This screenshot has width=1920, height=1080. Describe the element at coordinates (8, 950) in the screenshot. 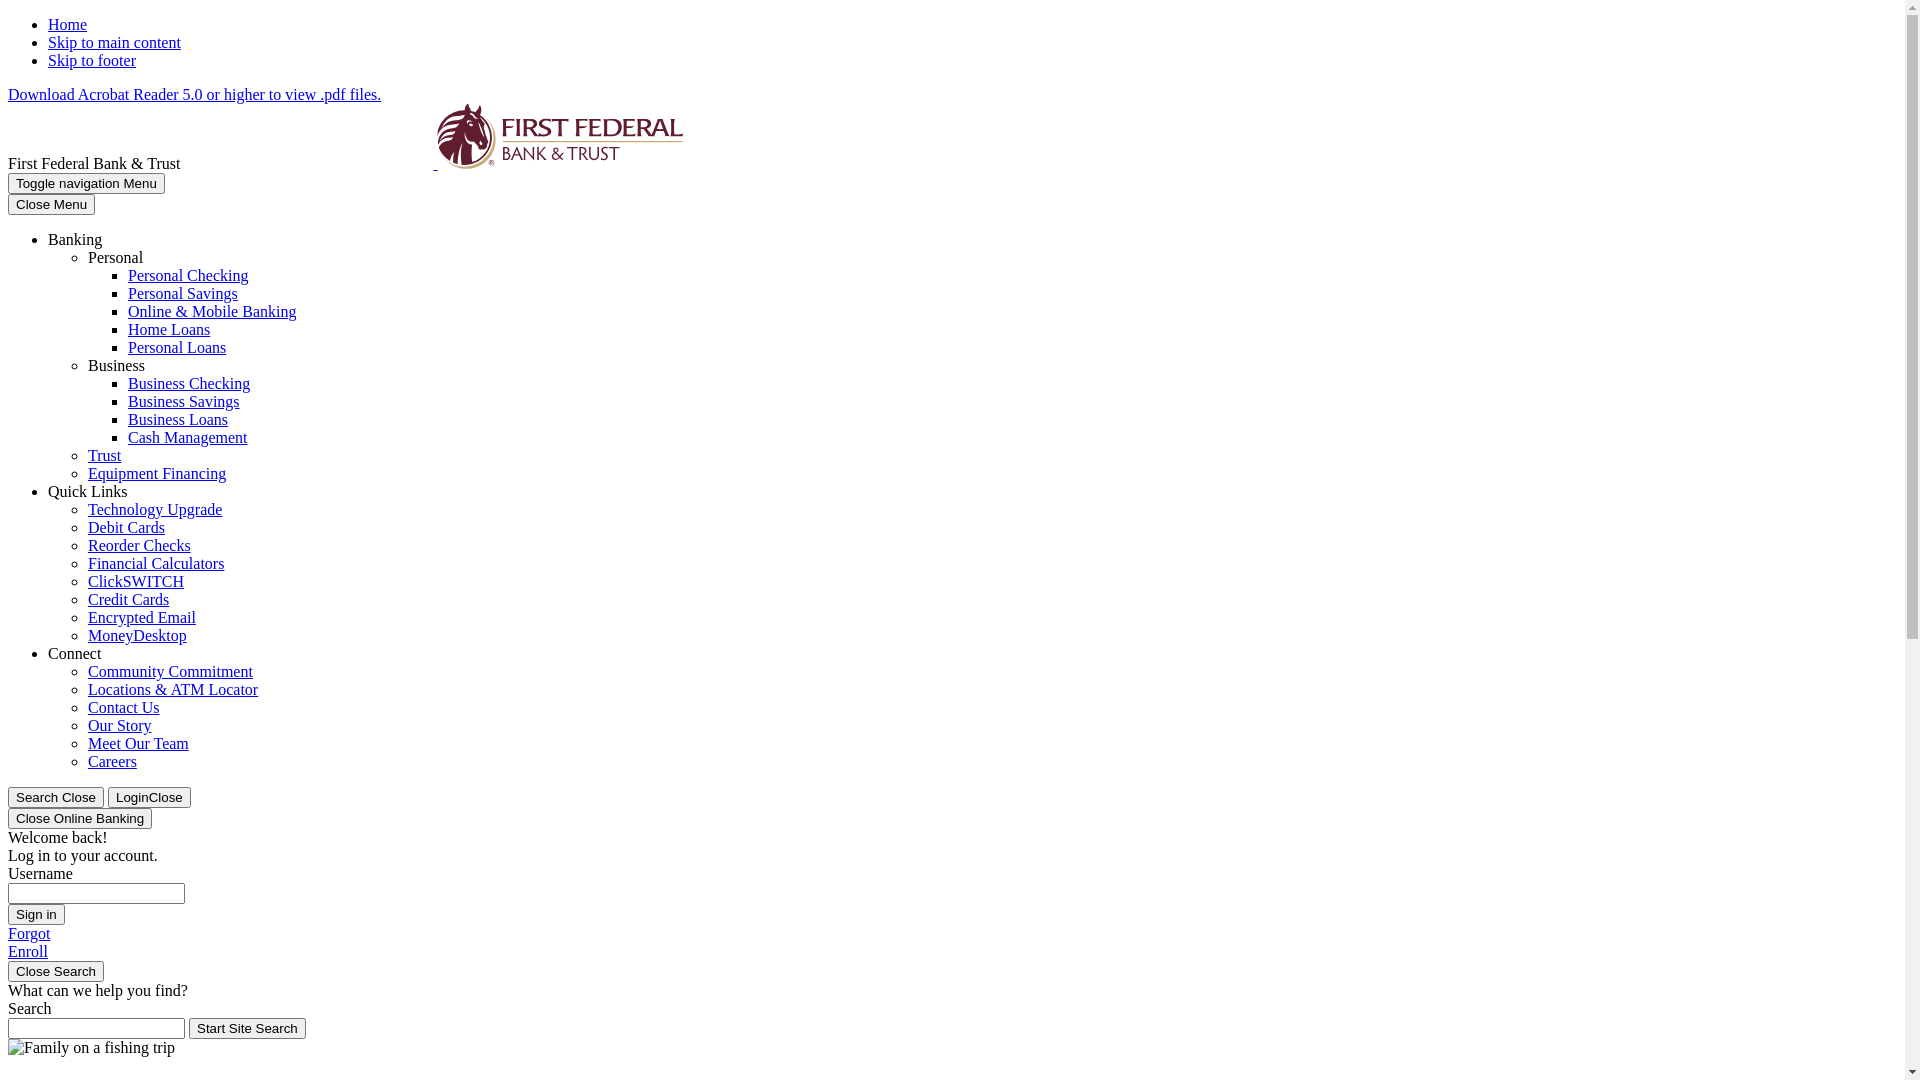

I see `'Enroll'` at that location.